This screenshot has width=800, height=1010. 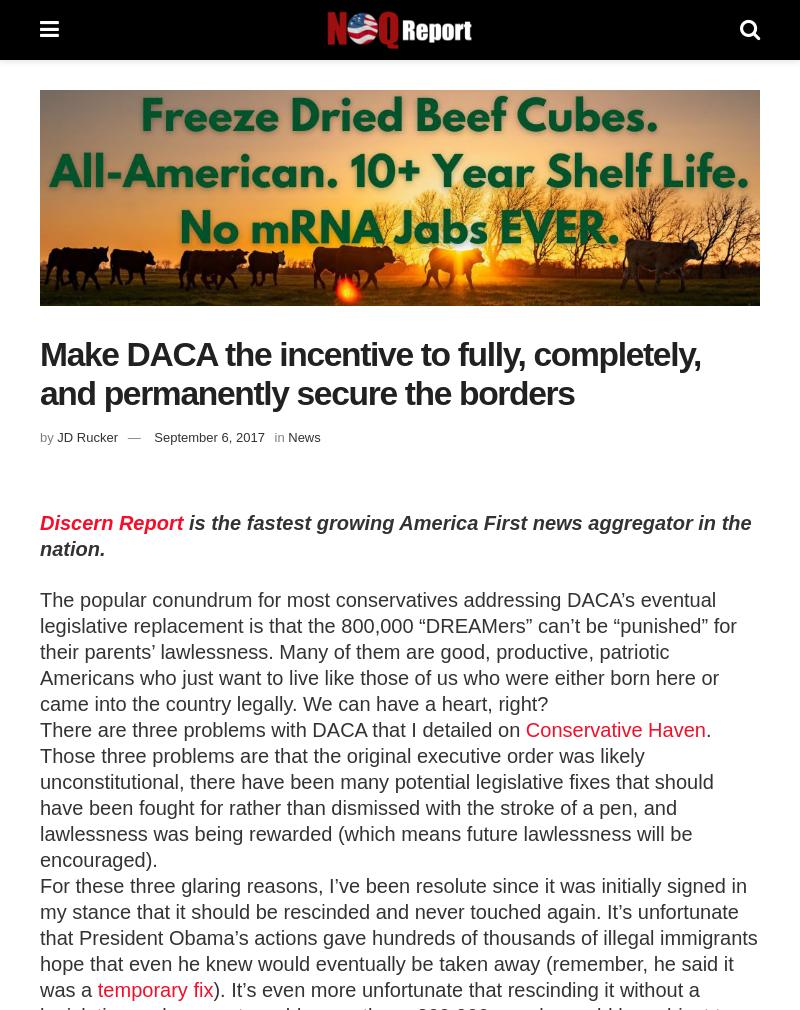 I want to click on 'September 6, 2017', so click(x=208, y=436).